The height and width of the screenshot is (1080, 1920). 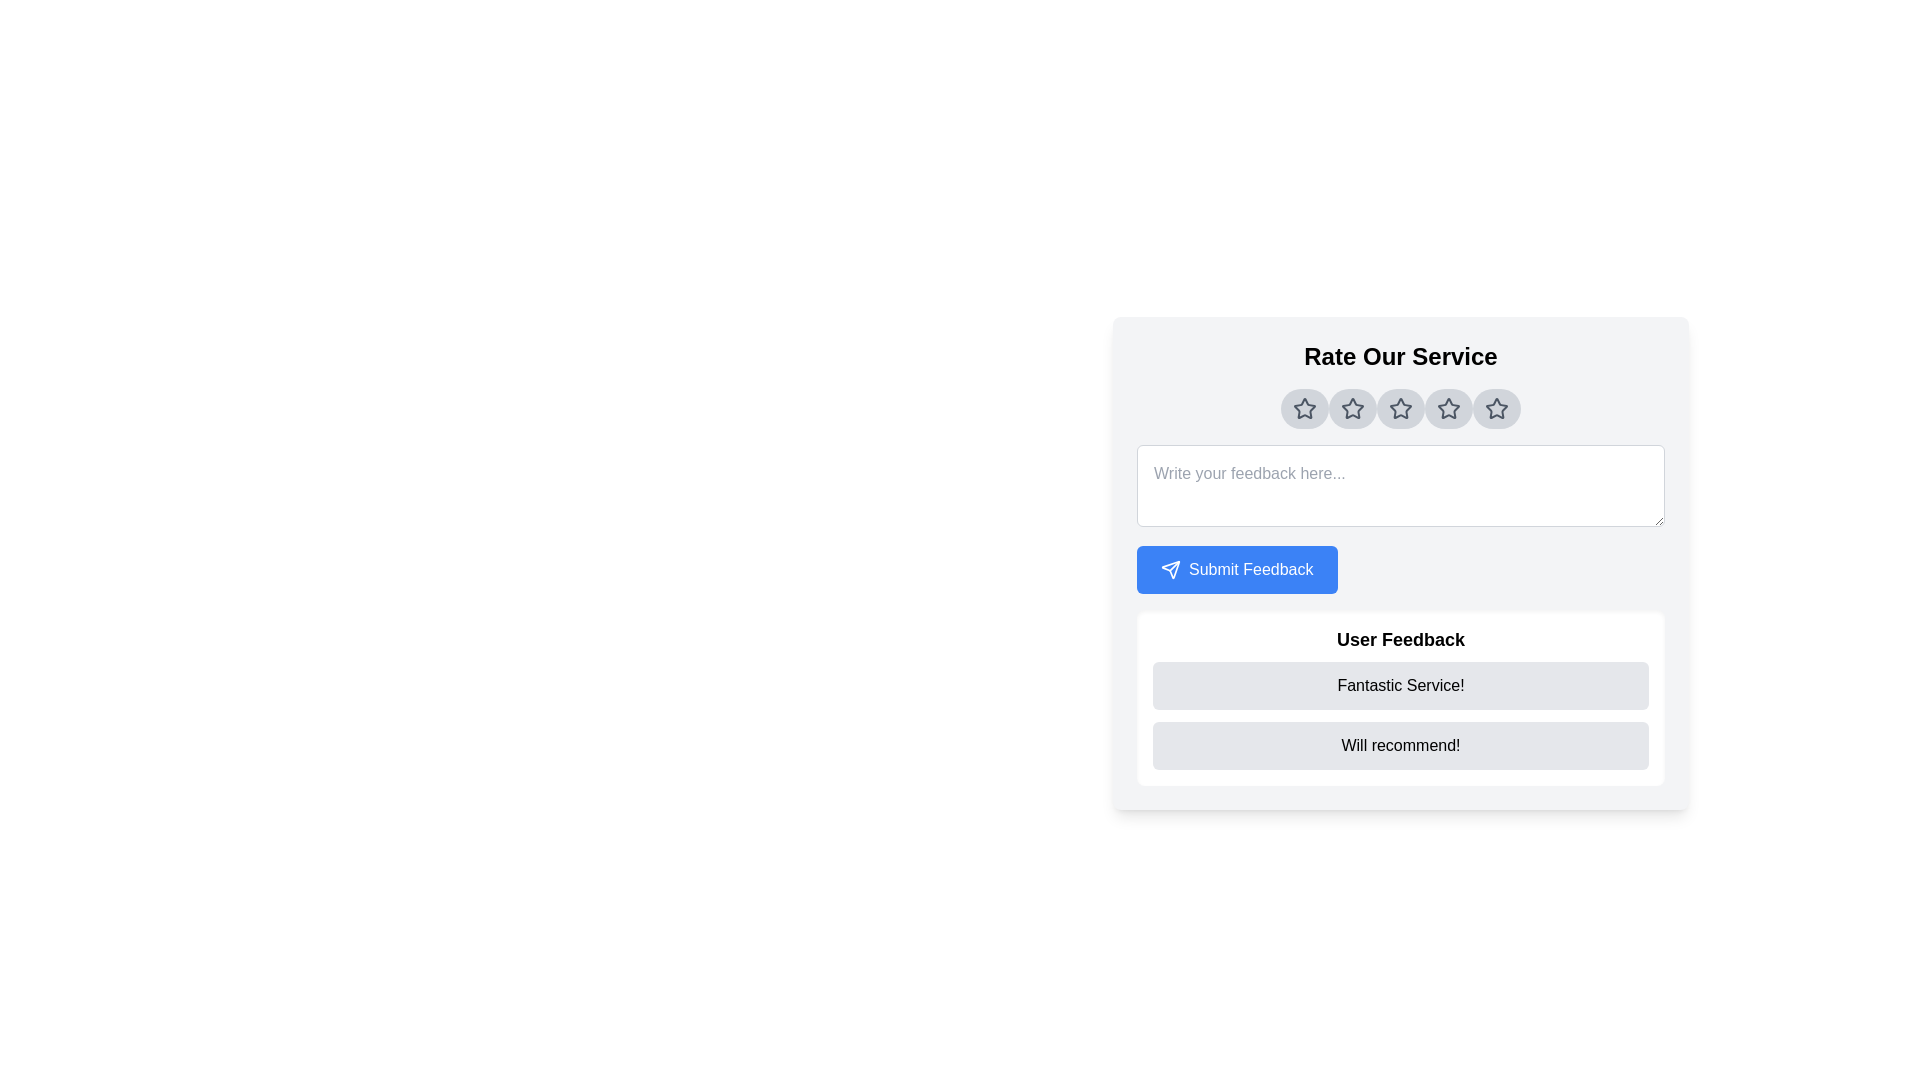 What do you see at coordinates (1449, 407) in the screenshot?
I see `the 4th star icon in the horizontal sequence of five stars under the header 'Rate Our Service' to rate it` at bounding box center [1449, 407].